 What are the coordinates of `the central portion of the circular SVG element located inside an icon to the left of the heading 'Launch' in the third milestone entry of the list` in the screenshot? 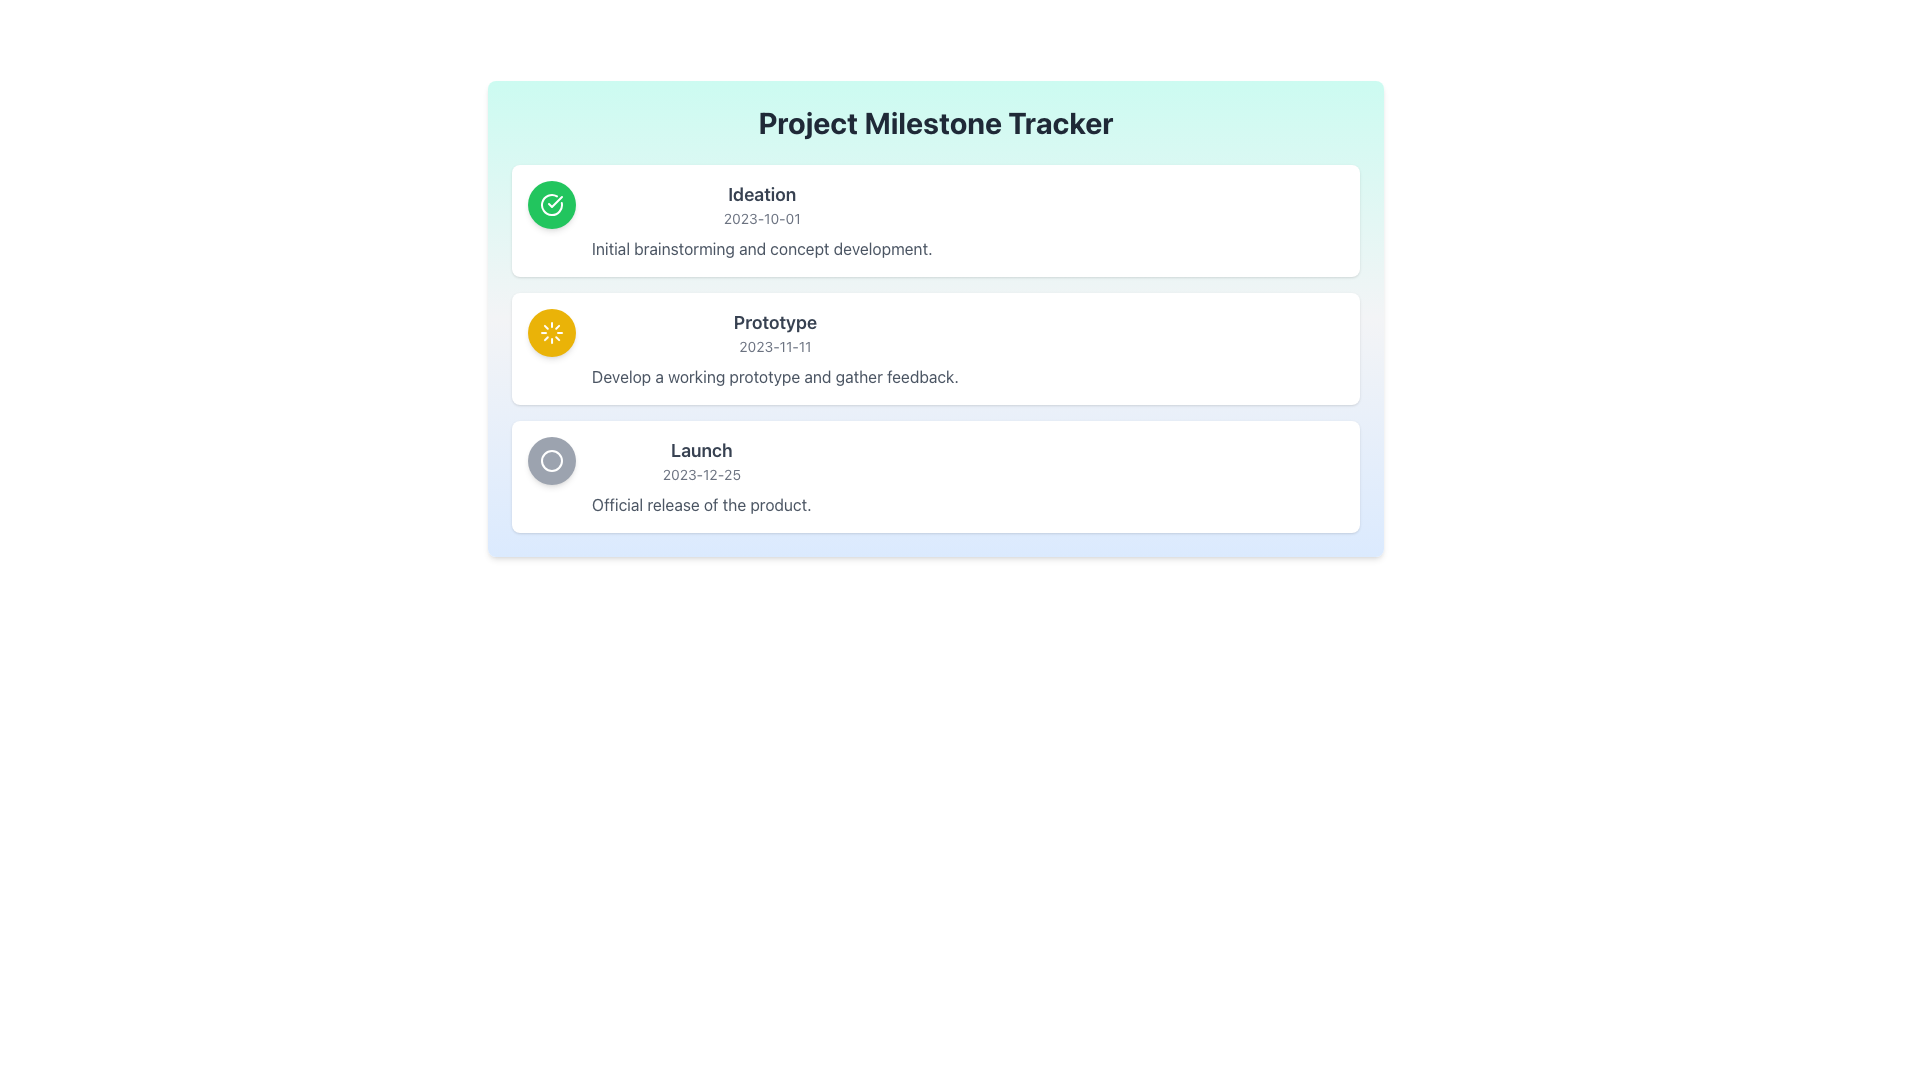 It's located at (552, 461).